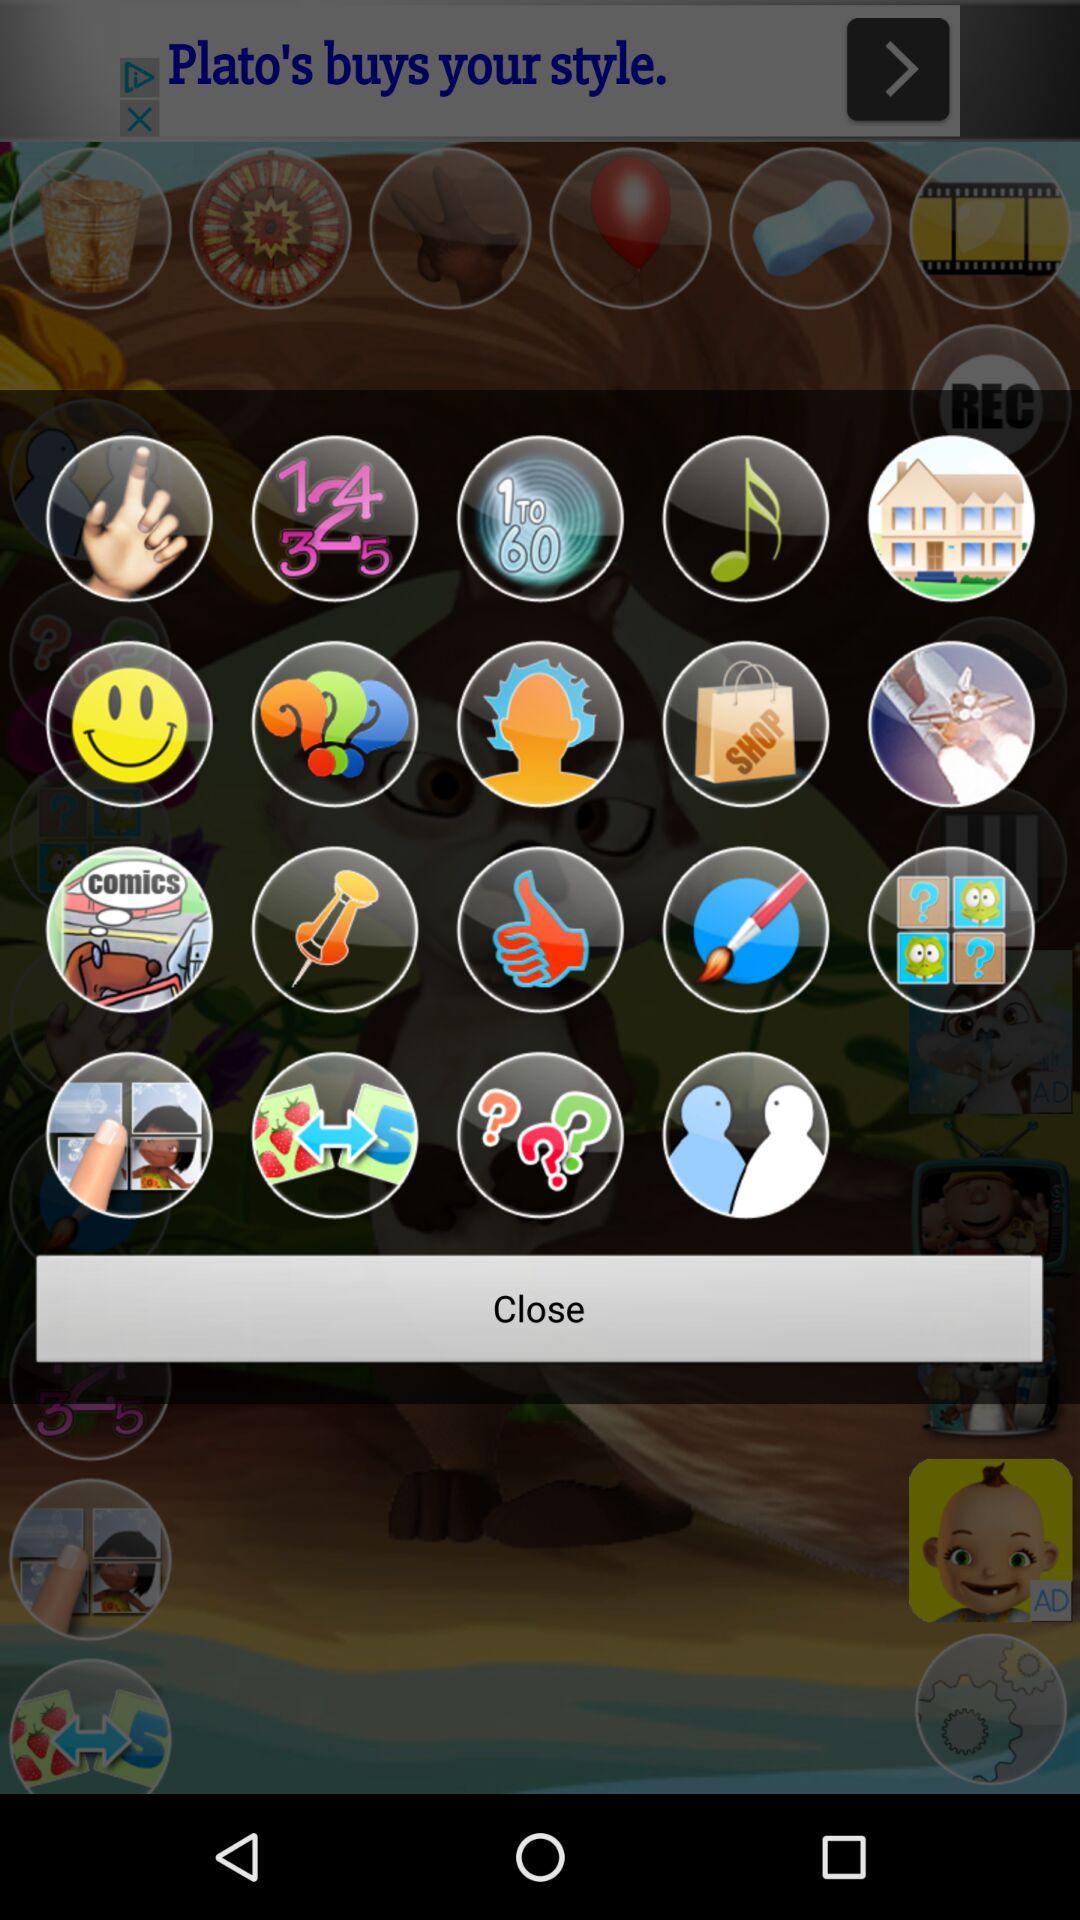  Describe the element at coordinates (333, 1135) in the screenshot. I see `a button to select a game` at that location.